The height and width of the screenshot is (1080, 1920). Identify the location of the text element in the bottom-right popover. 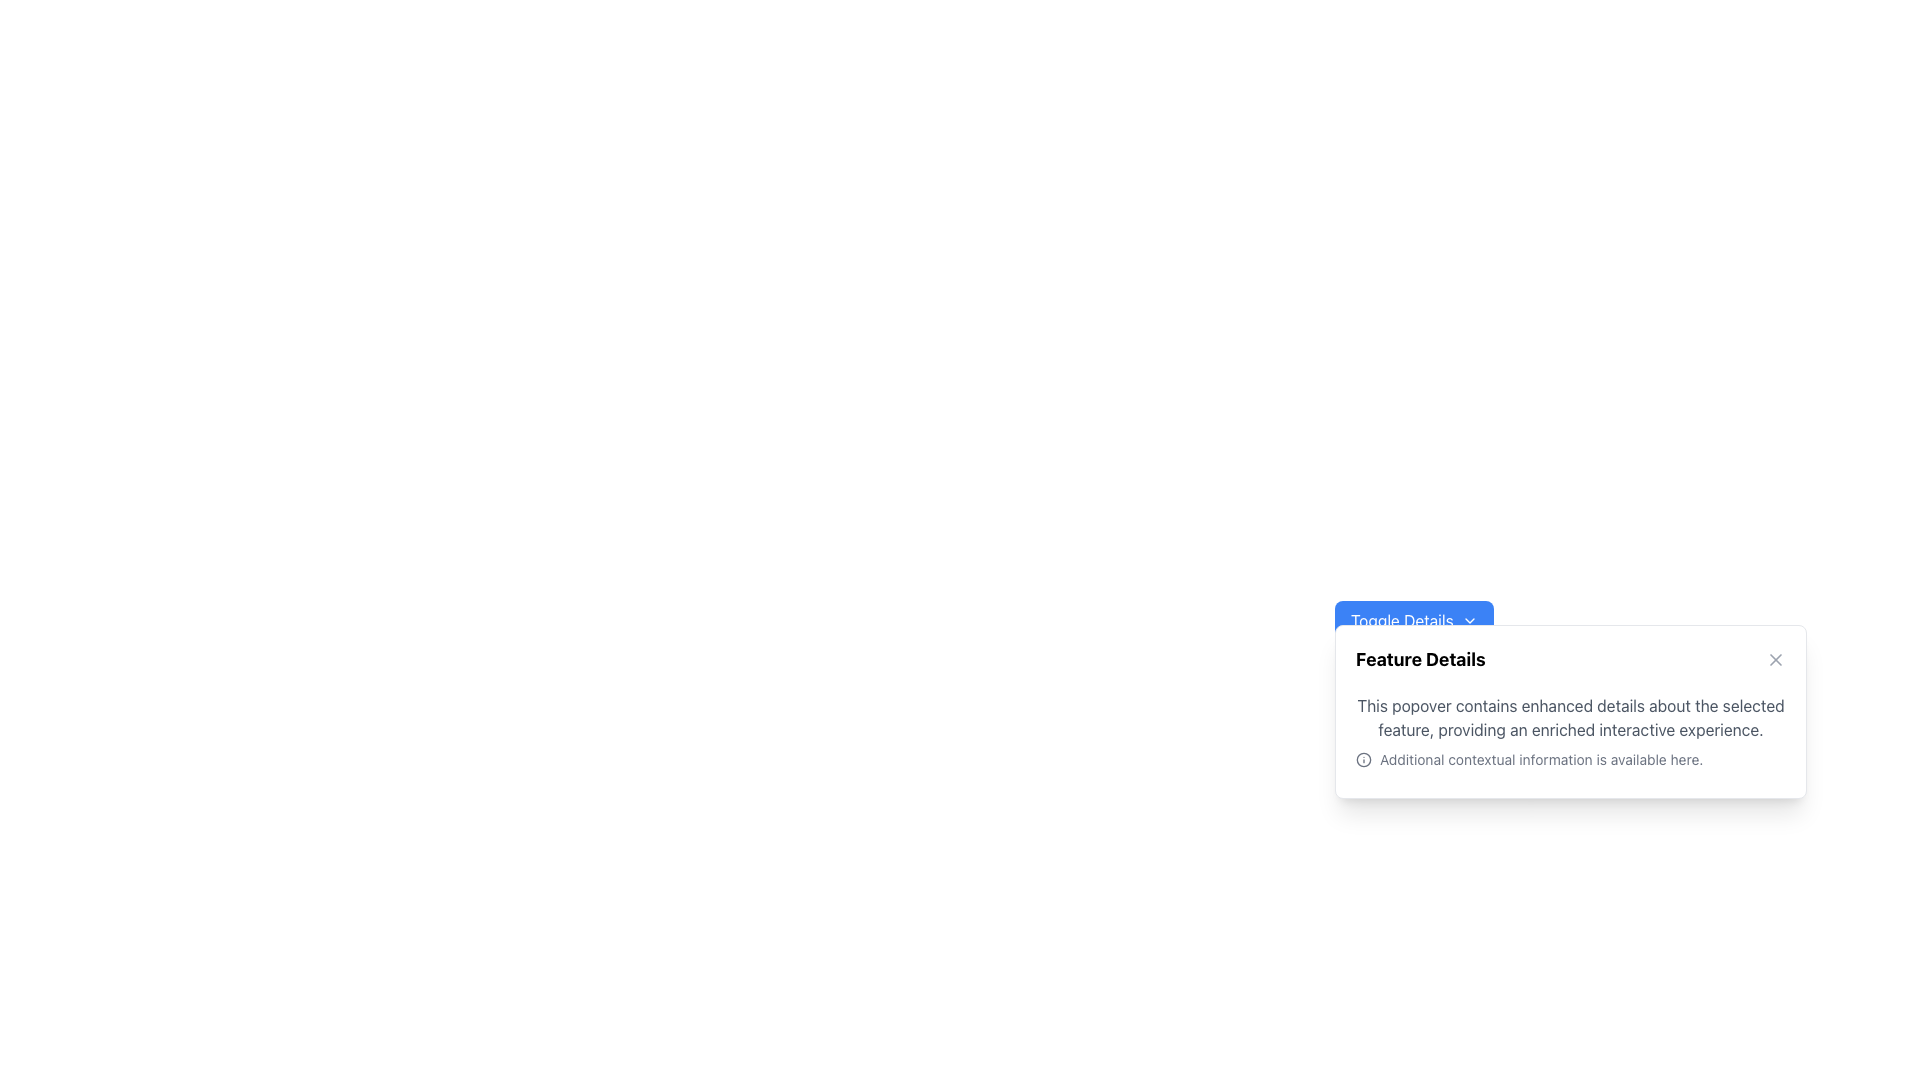
(1569, 759).